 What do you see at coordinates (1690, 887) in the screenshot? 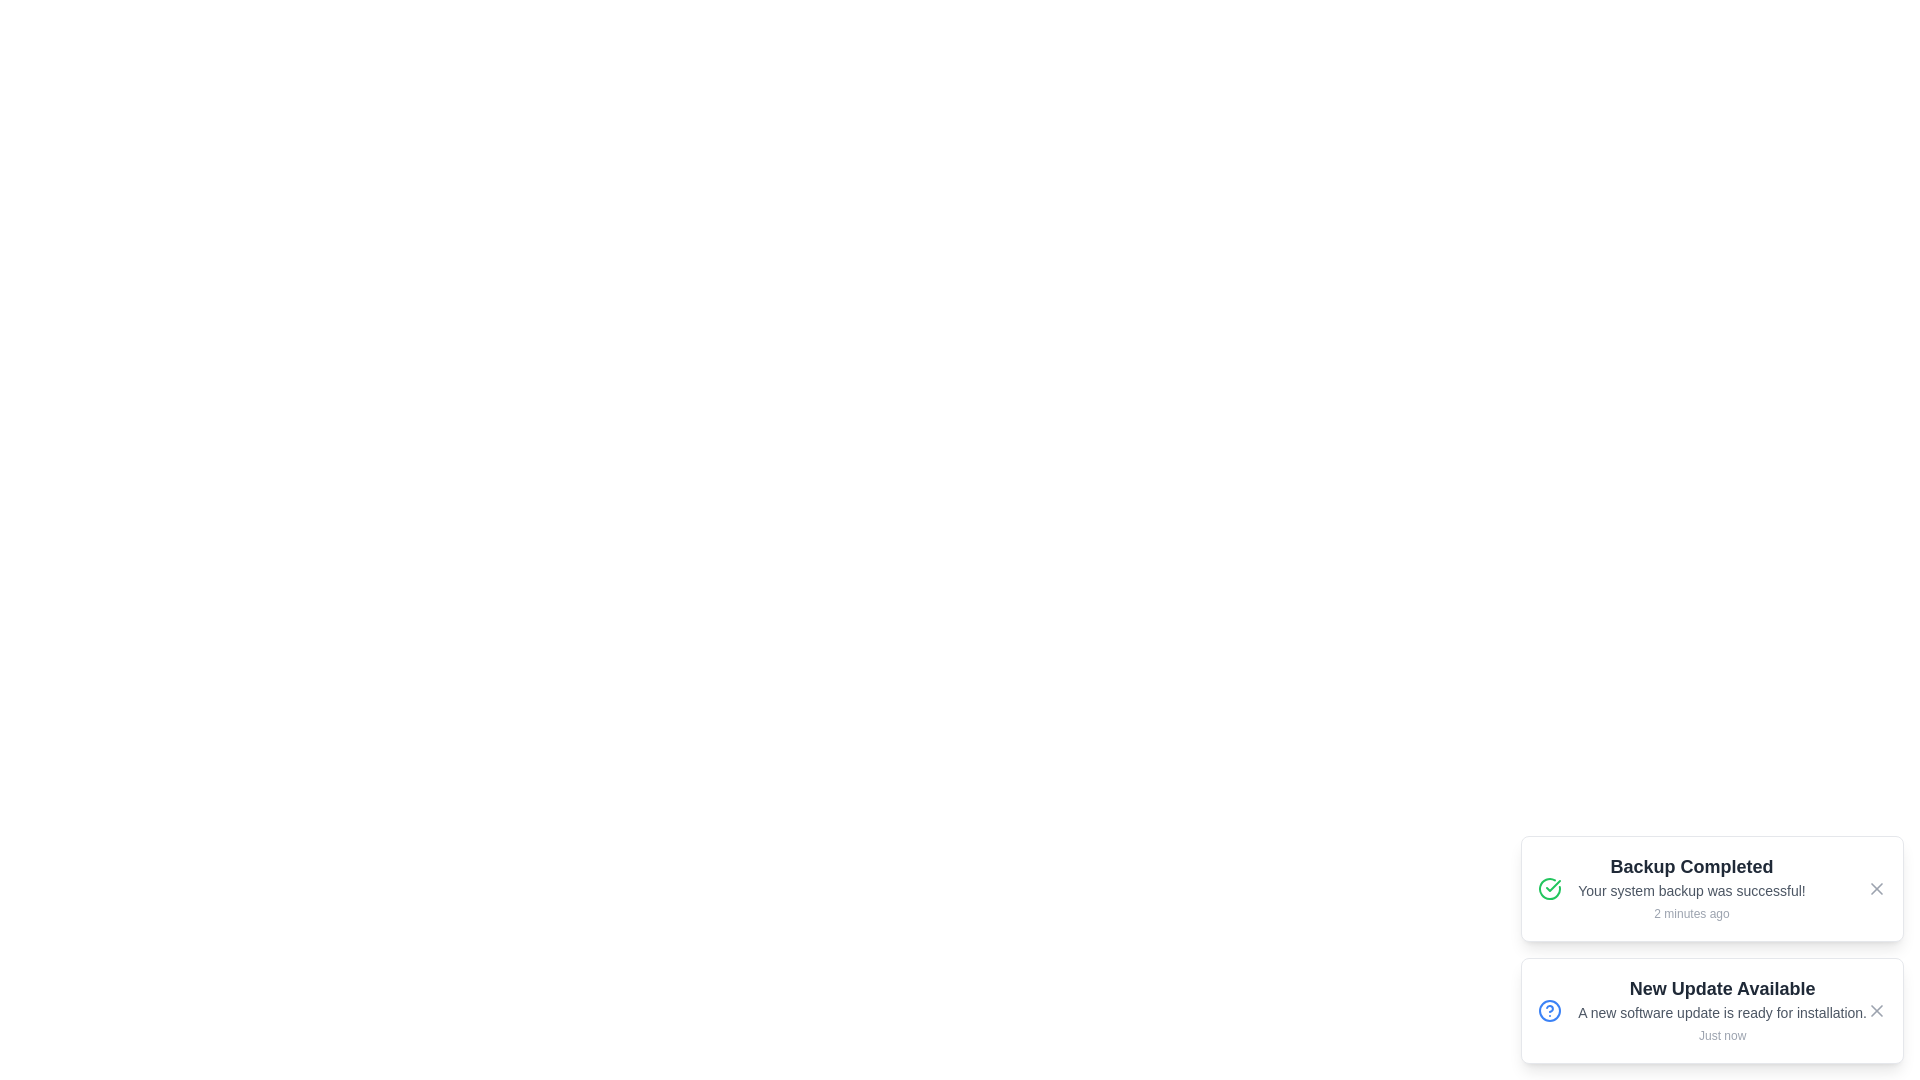
I see `the task title to read its details` at bounding box center [1690, 887].